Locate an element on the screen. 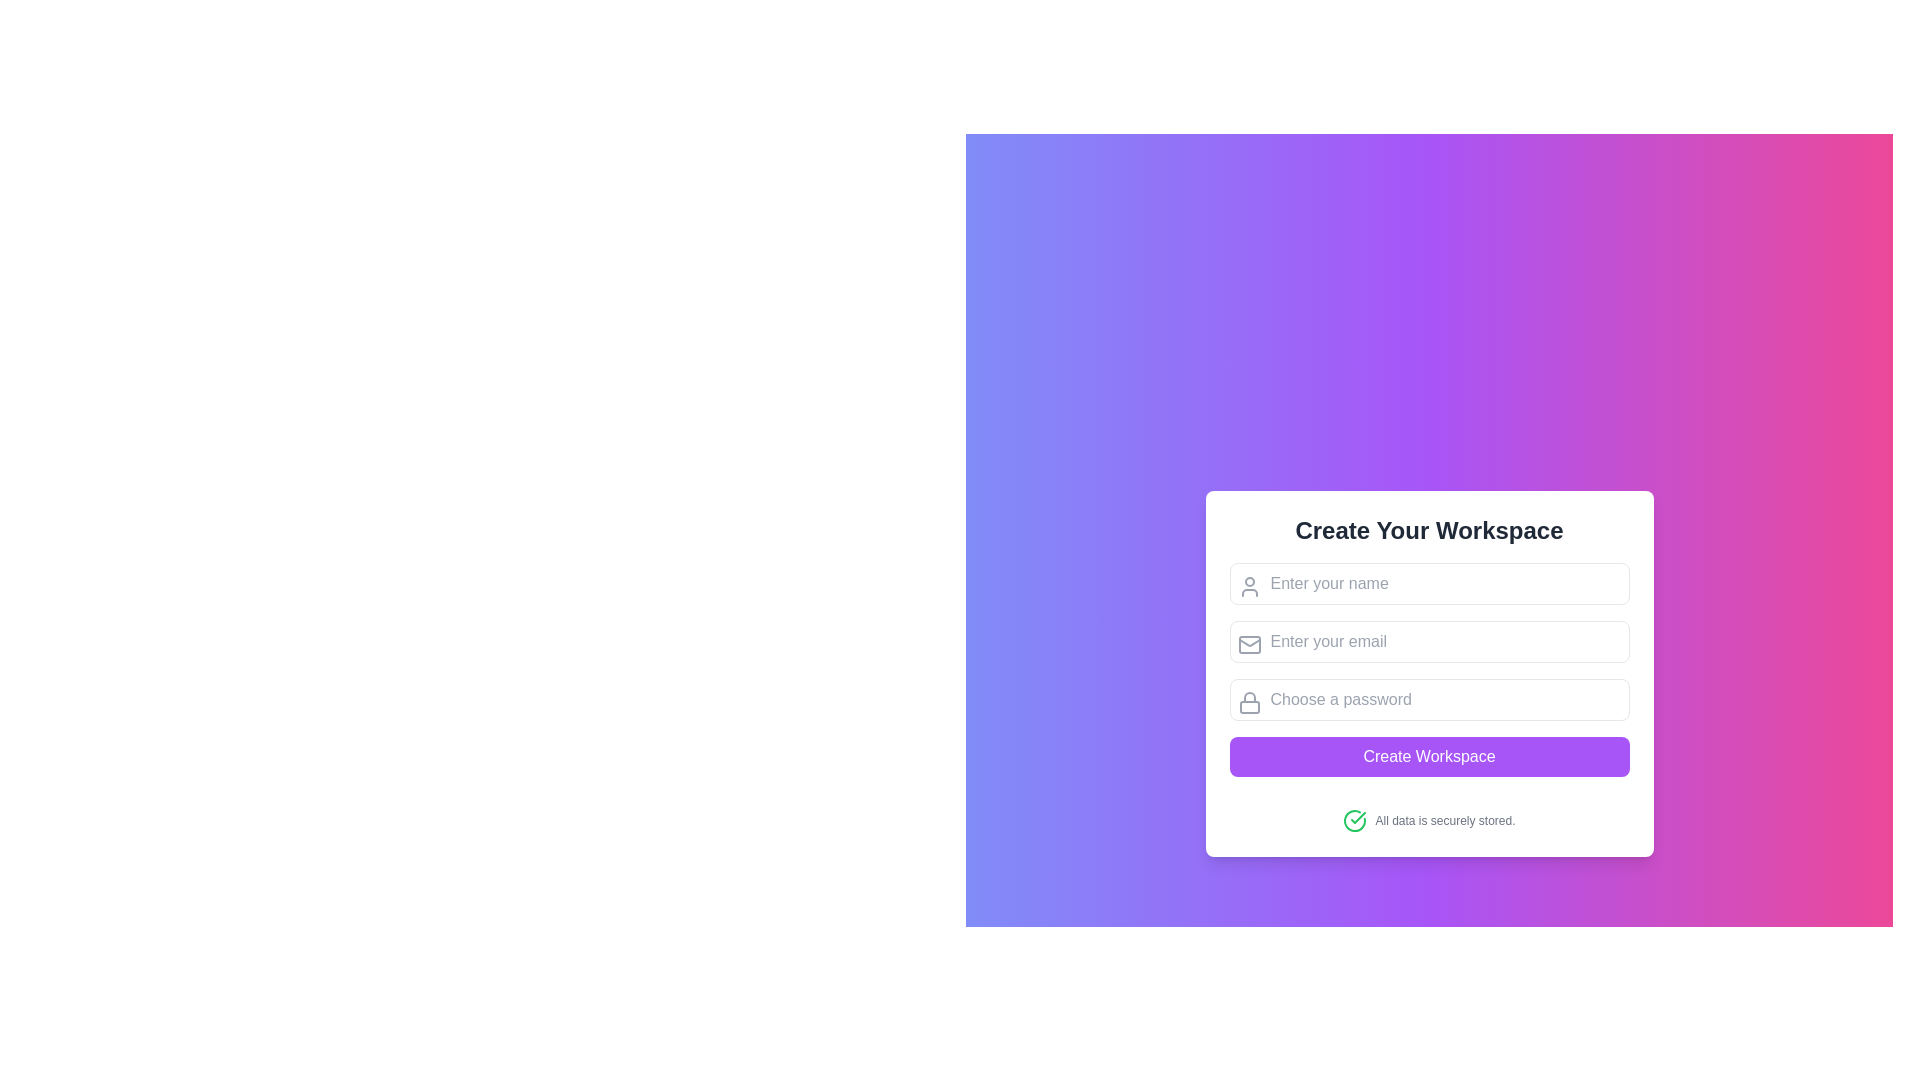  the button located at the bottom of the form within the centered modal is located at coordinates (1428, 756).